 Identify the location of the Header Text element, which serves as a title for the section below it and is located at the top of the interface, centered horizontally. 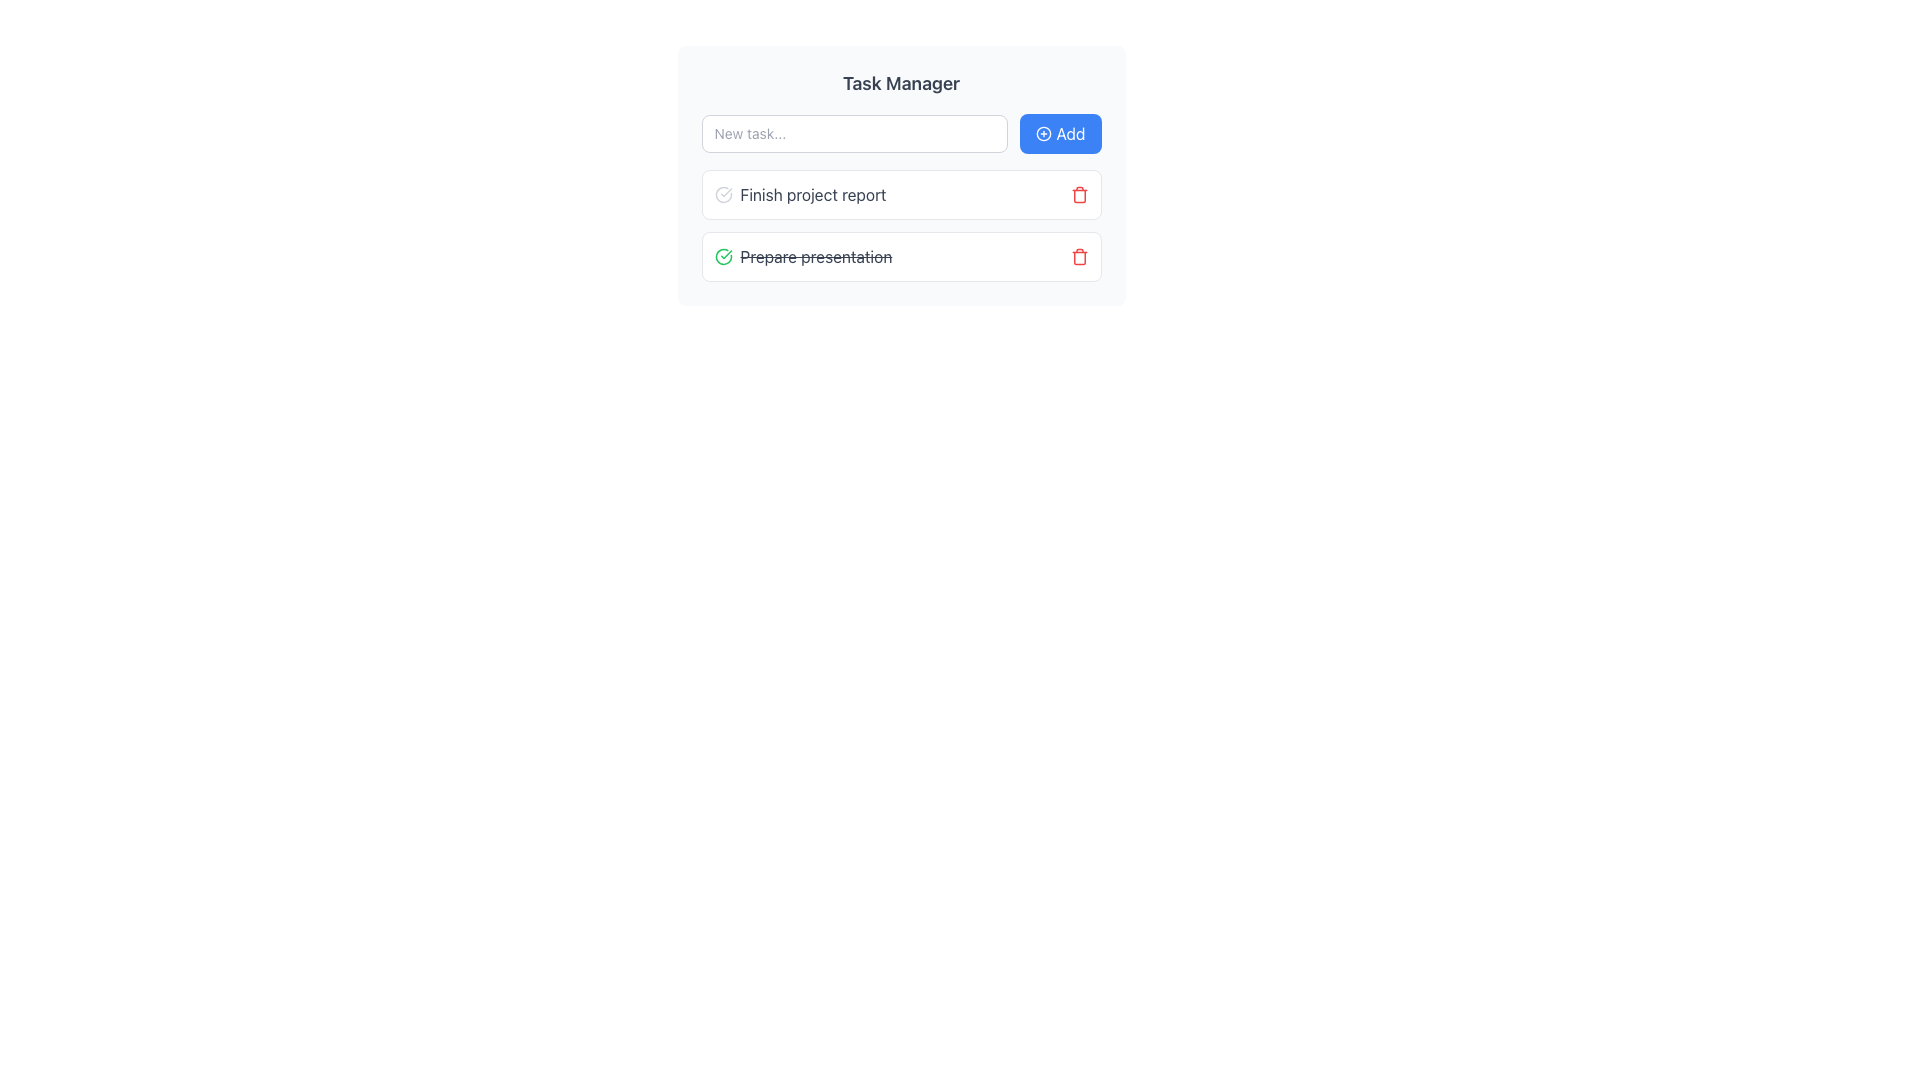
(900, 83).